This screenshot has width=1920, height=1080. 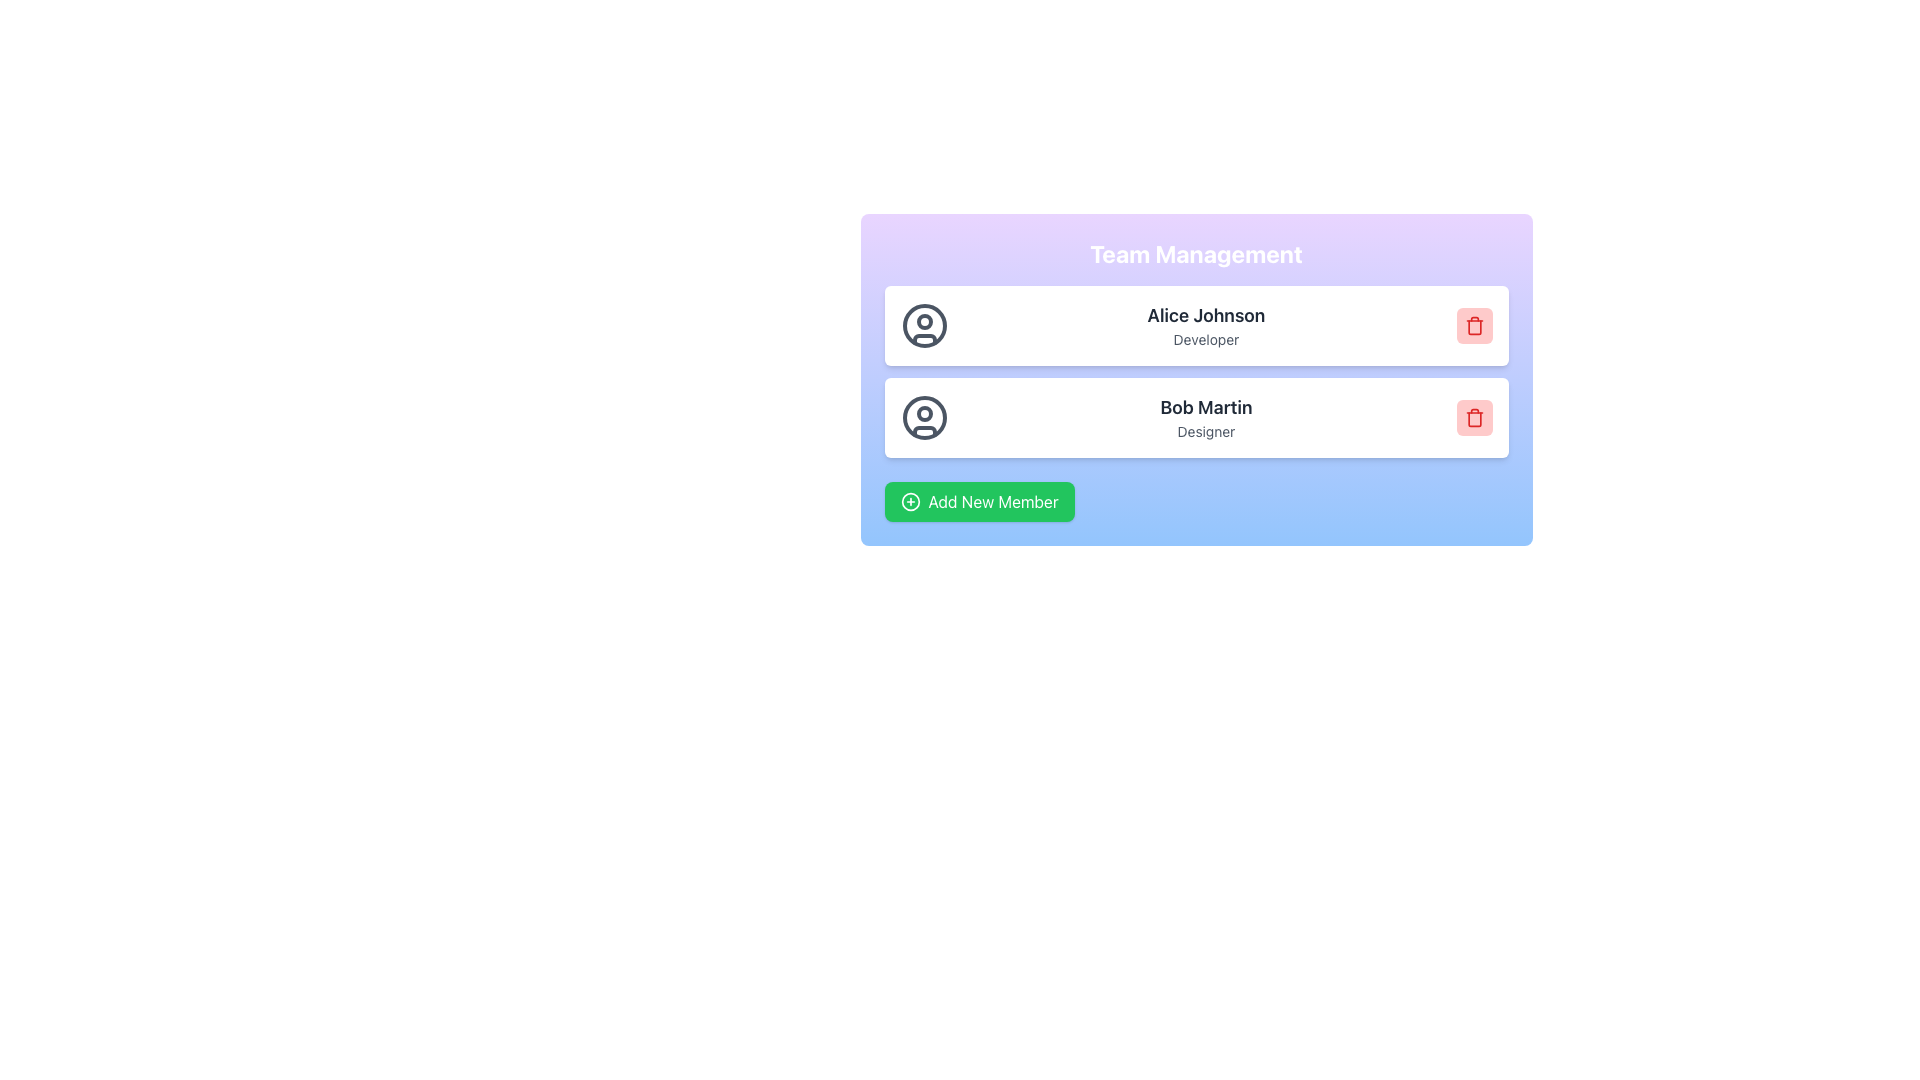 I want to click on the red trash bin icon button, so click(x=1474, y=416).